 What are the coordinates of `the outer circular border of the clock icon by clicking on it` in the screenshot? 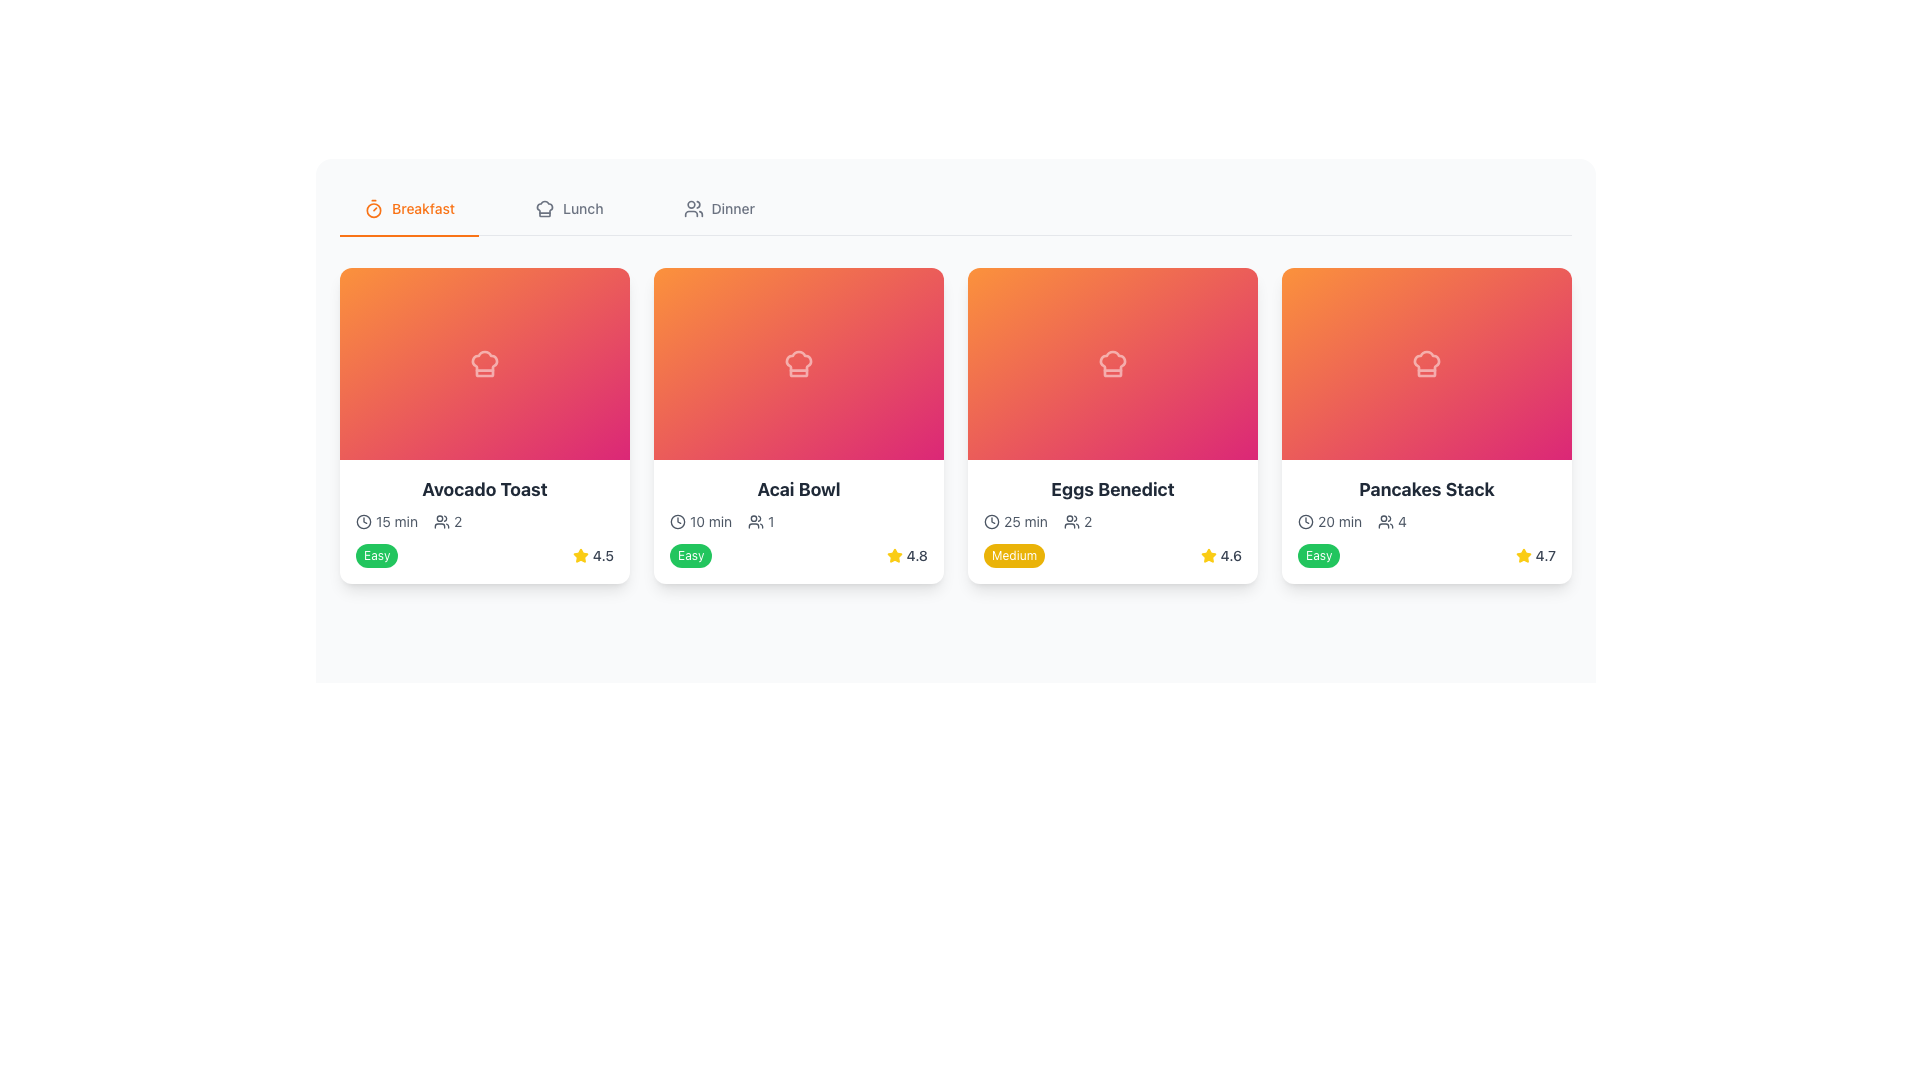 It's located at (677, 520).